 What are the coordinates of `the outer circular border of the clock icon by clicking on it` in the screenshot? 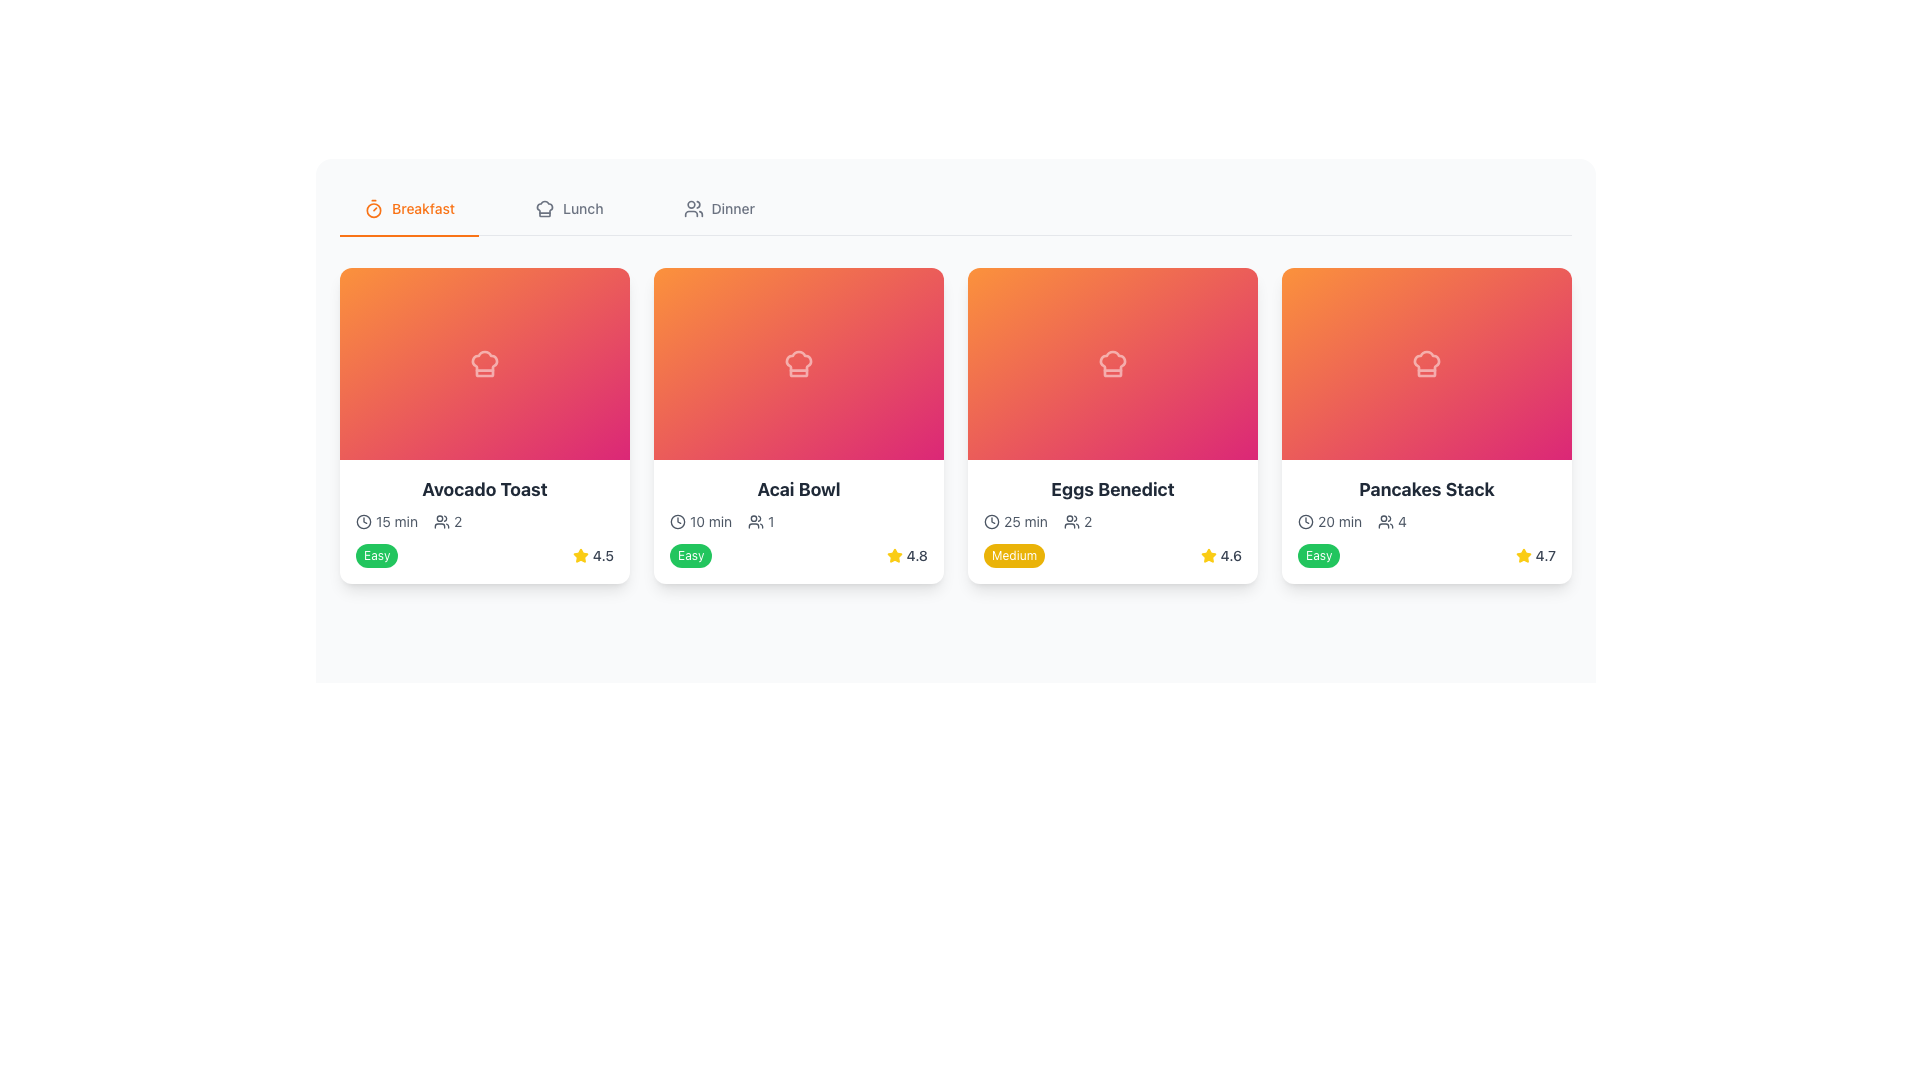 It's located at (677, 520).